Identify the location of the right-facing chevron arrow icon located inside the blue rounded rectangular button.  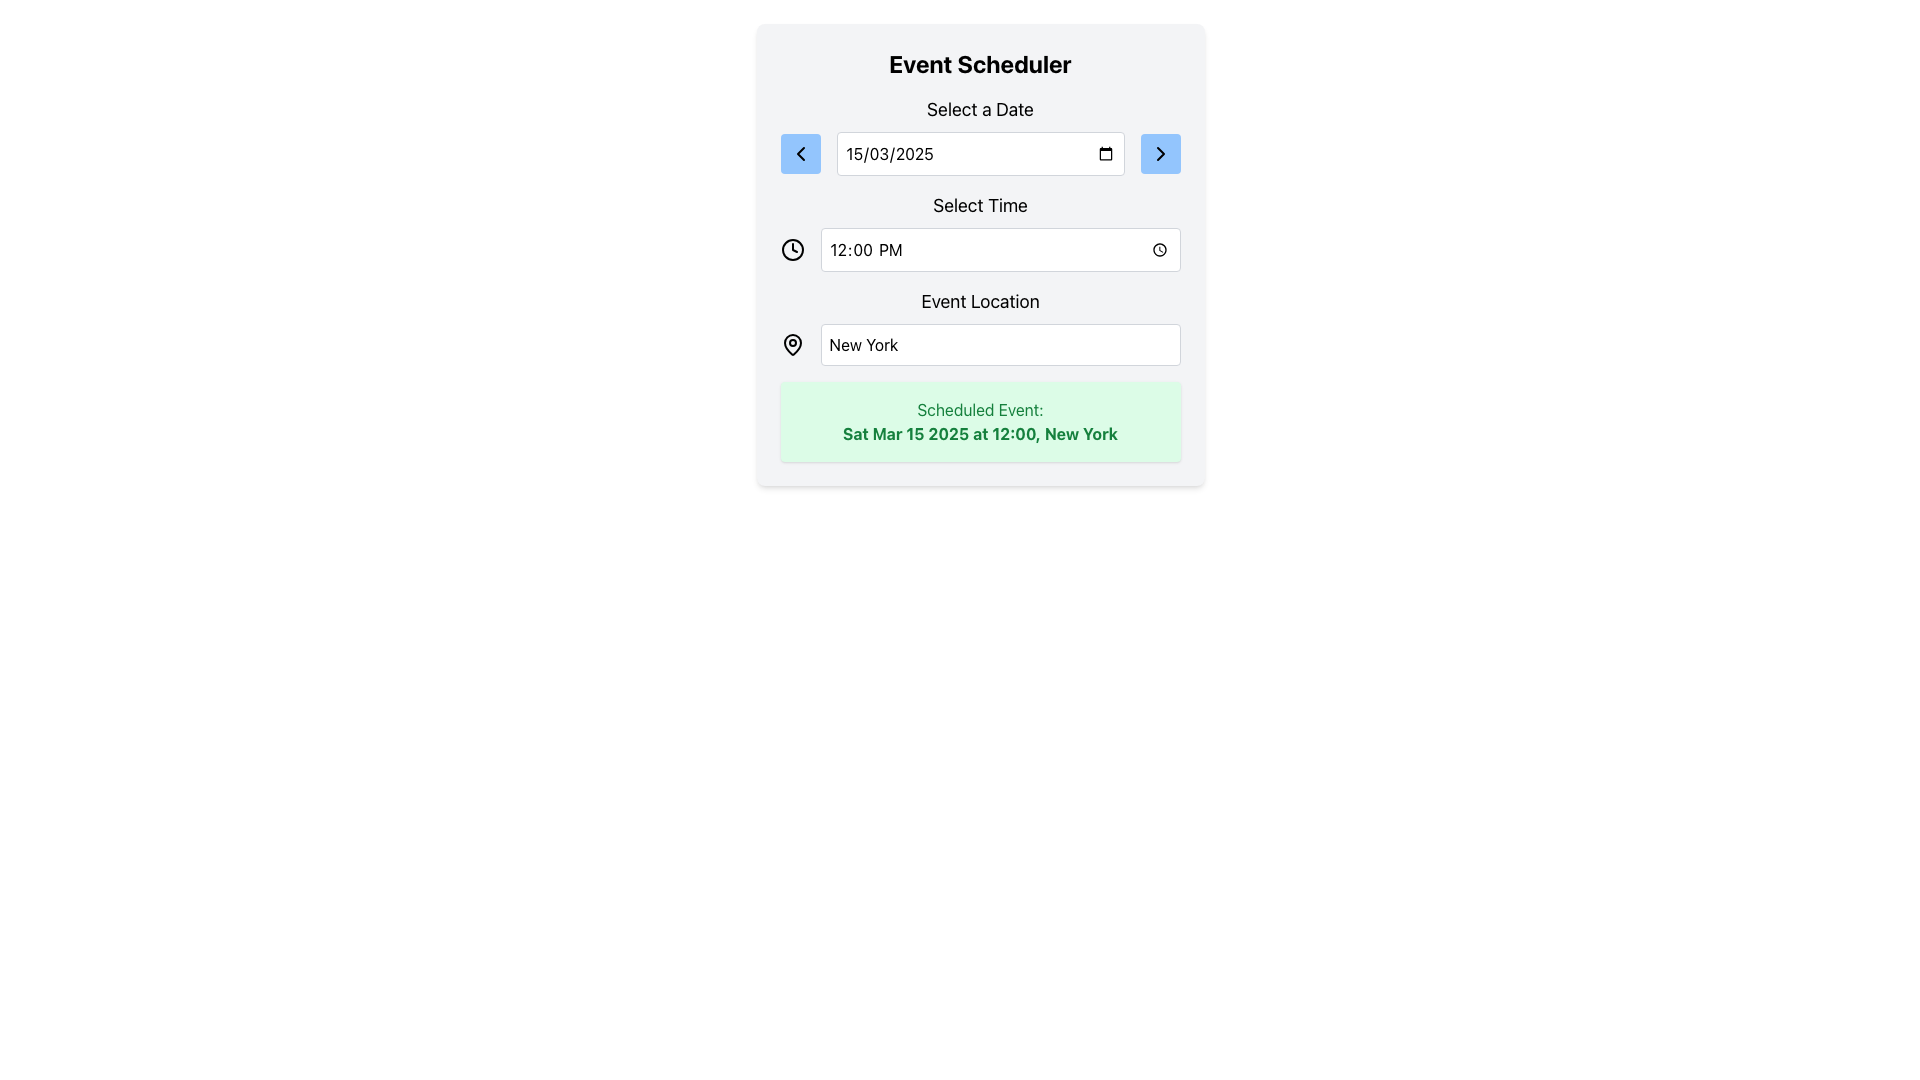
(1160, 153).